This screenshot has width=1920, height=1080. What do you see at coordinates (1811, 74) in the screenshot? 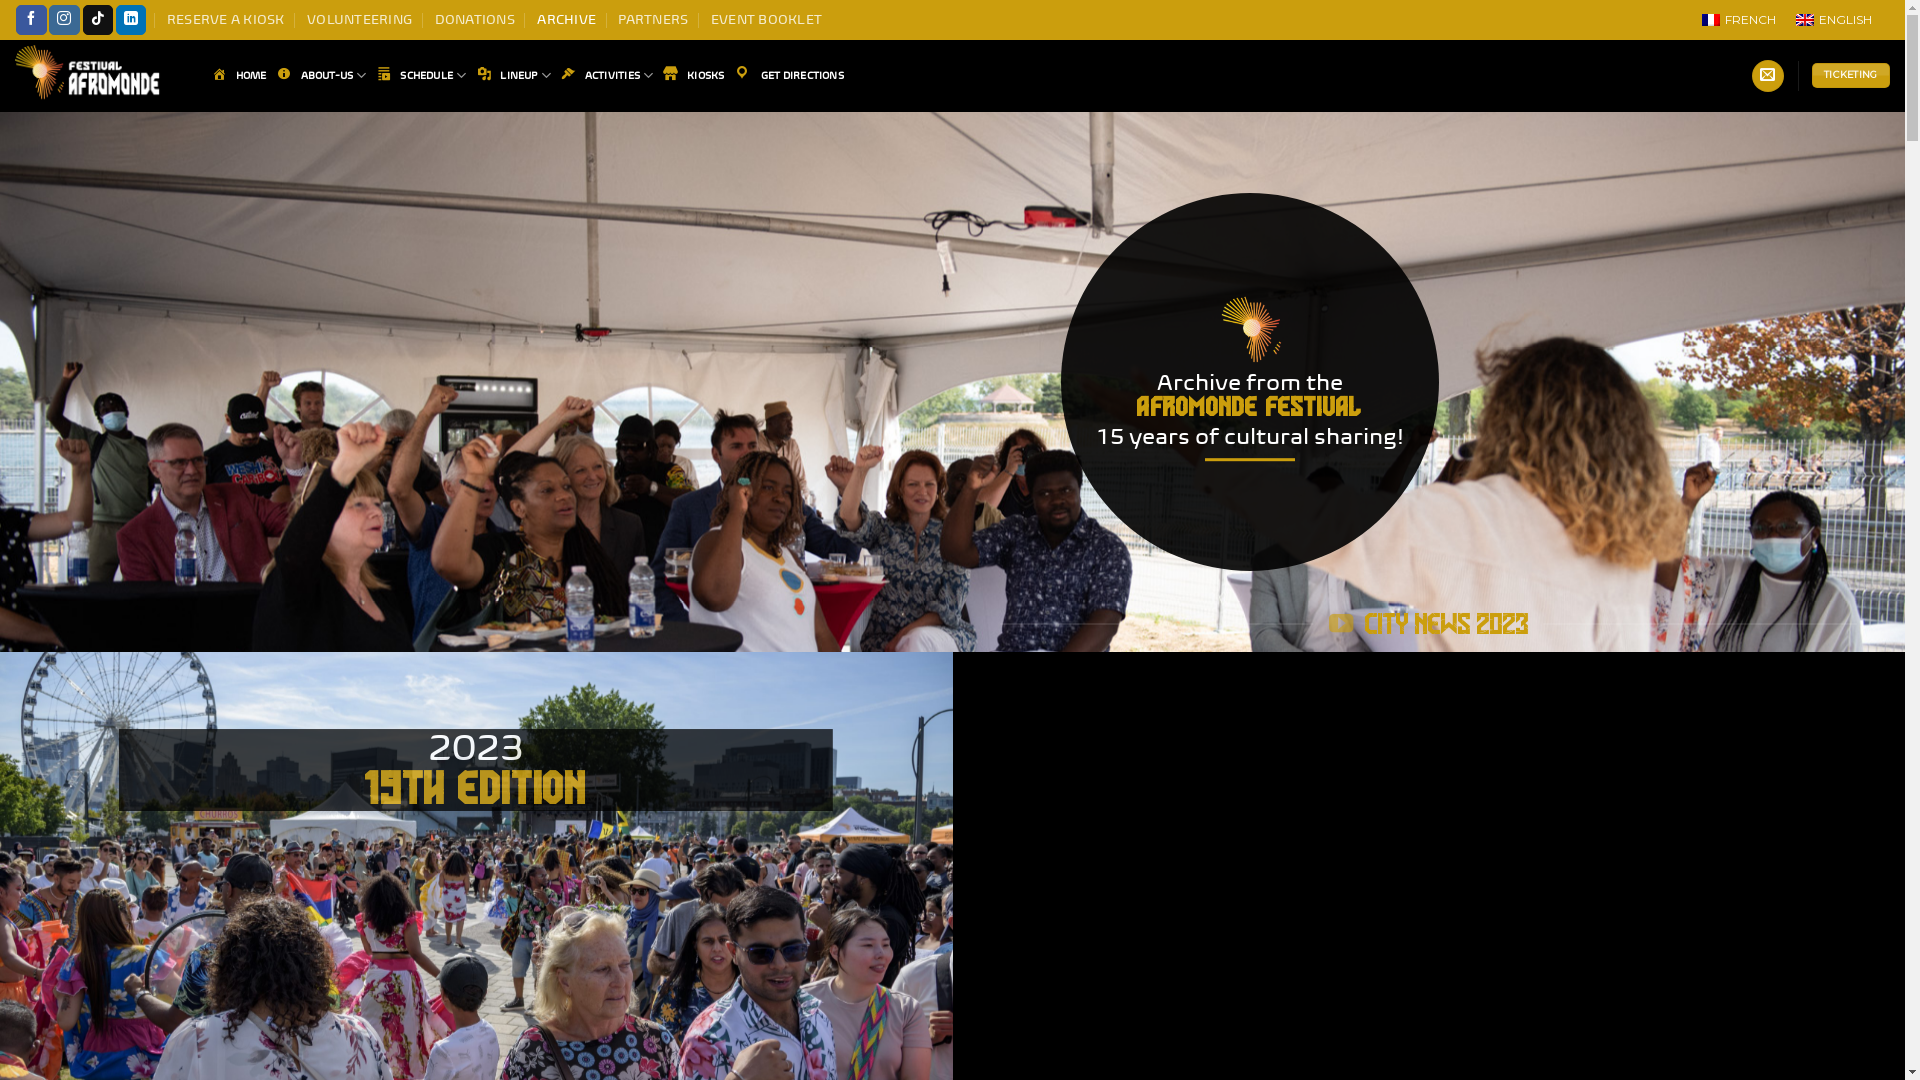
I see `'TICKETING'` at bounding box center [1811, 74].